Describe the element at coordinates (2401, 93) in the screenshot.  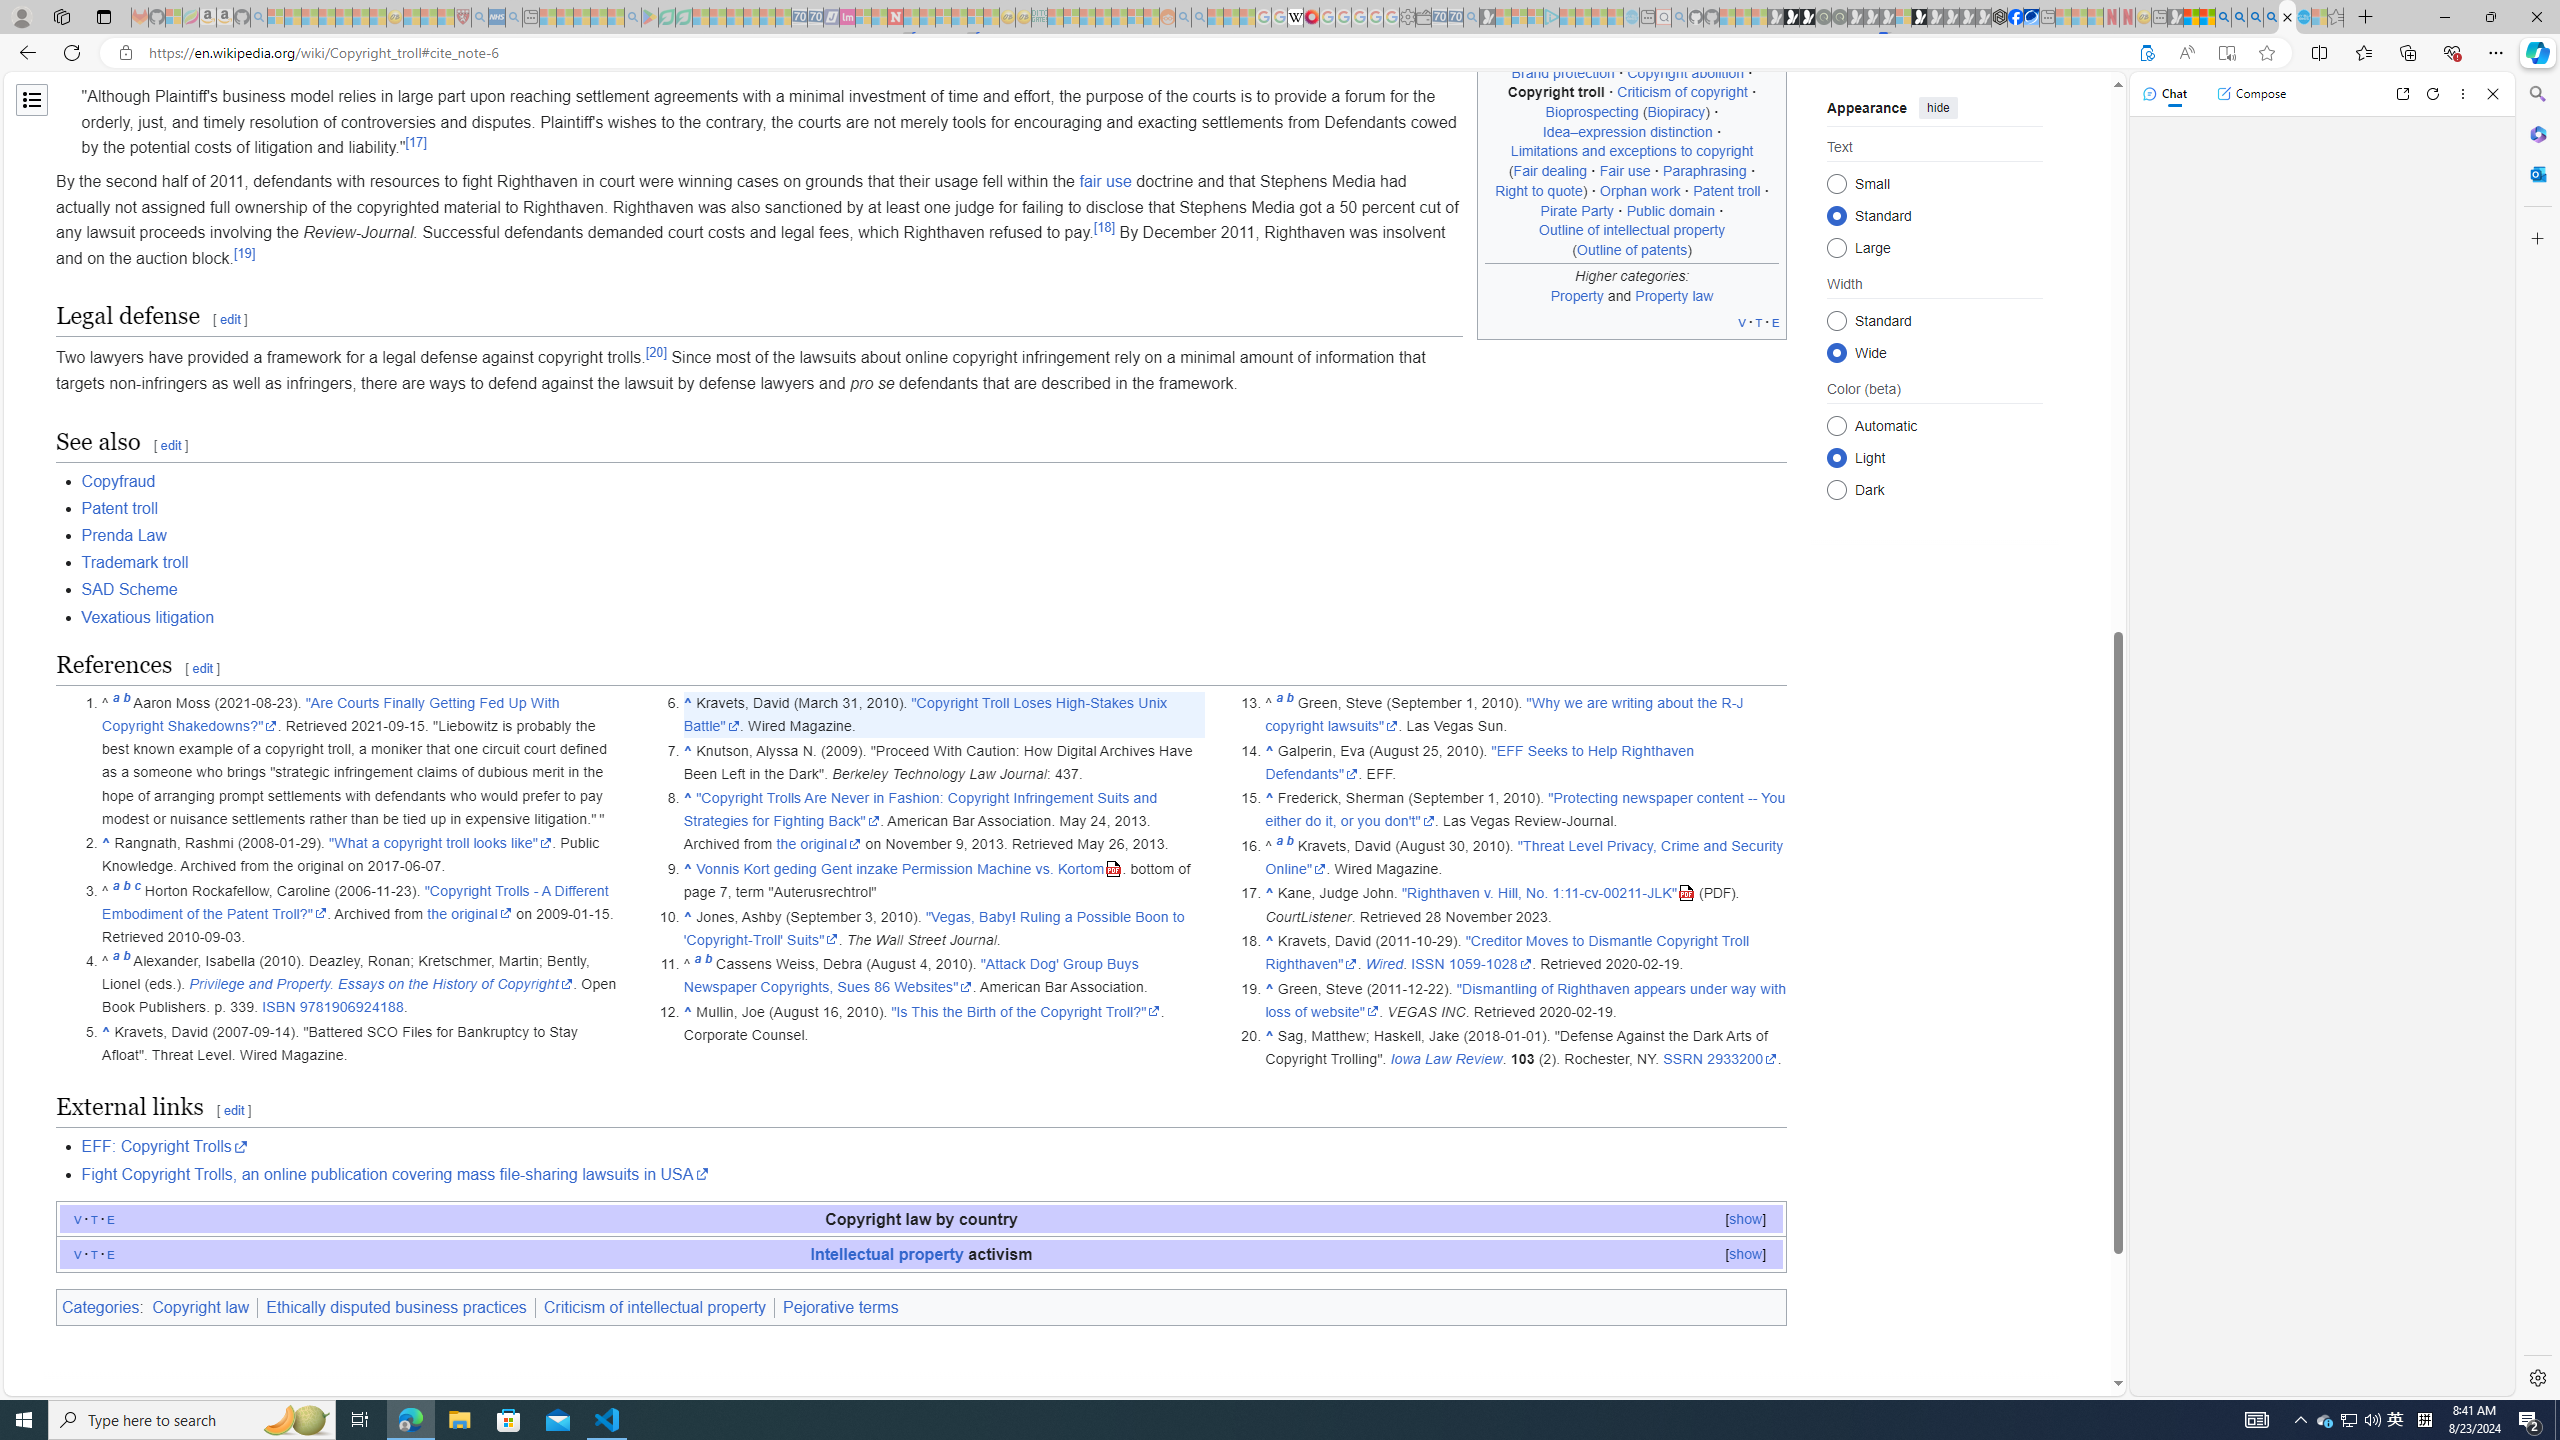
I see `'Open link in new tab'` at that location.